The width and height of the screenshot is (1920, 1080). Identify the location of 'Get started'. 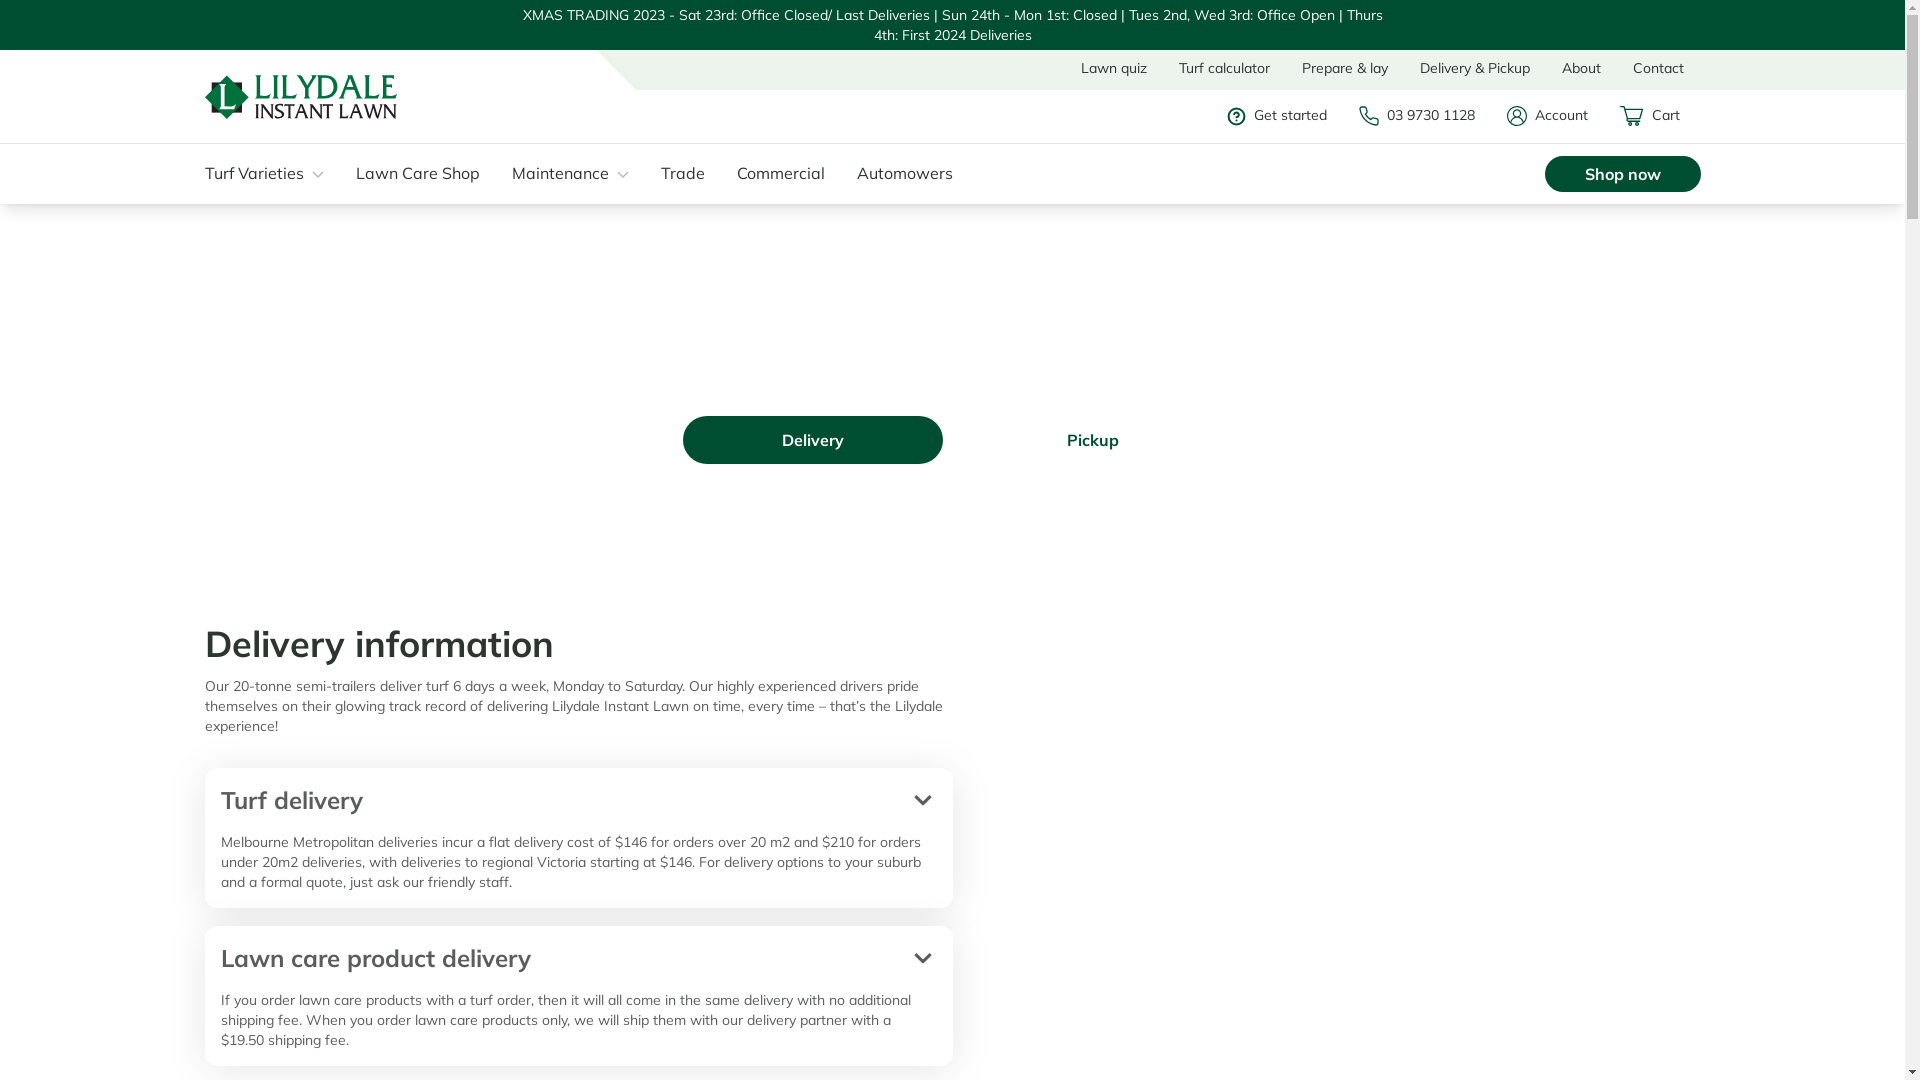
(1226, 115).